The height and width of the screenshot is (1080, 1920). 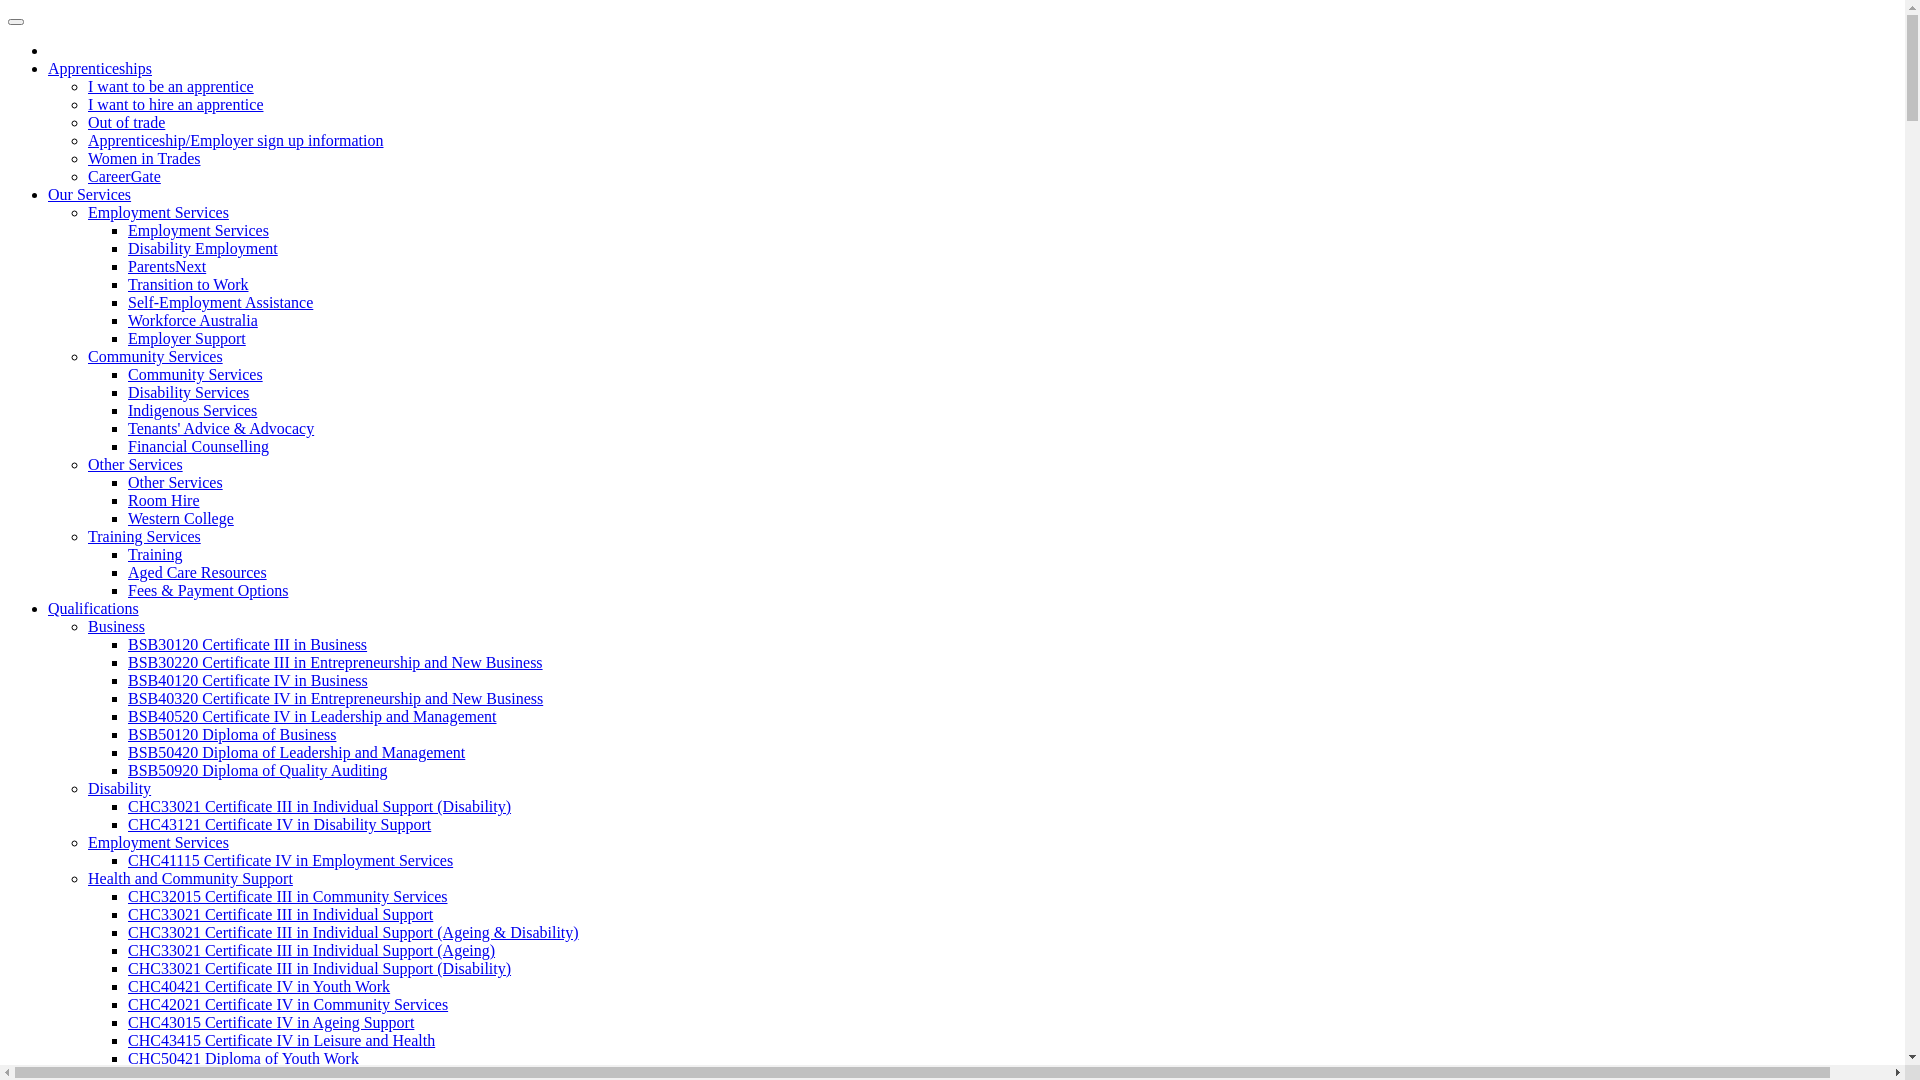 I want to click on 'CHC43015 Certificate IV in Ageing Support', so click(x=269, y=1022).